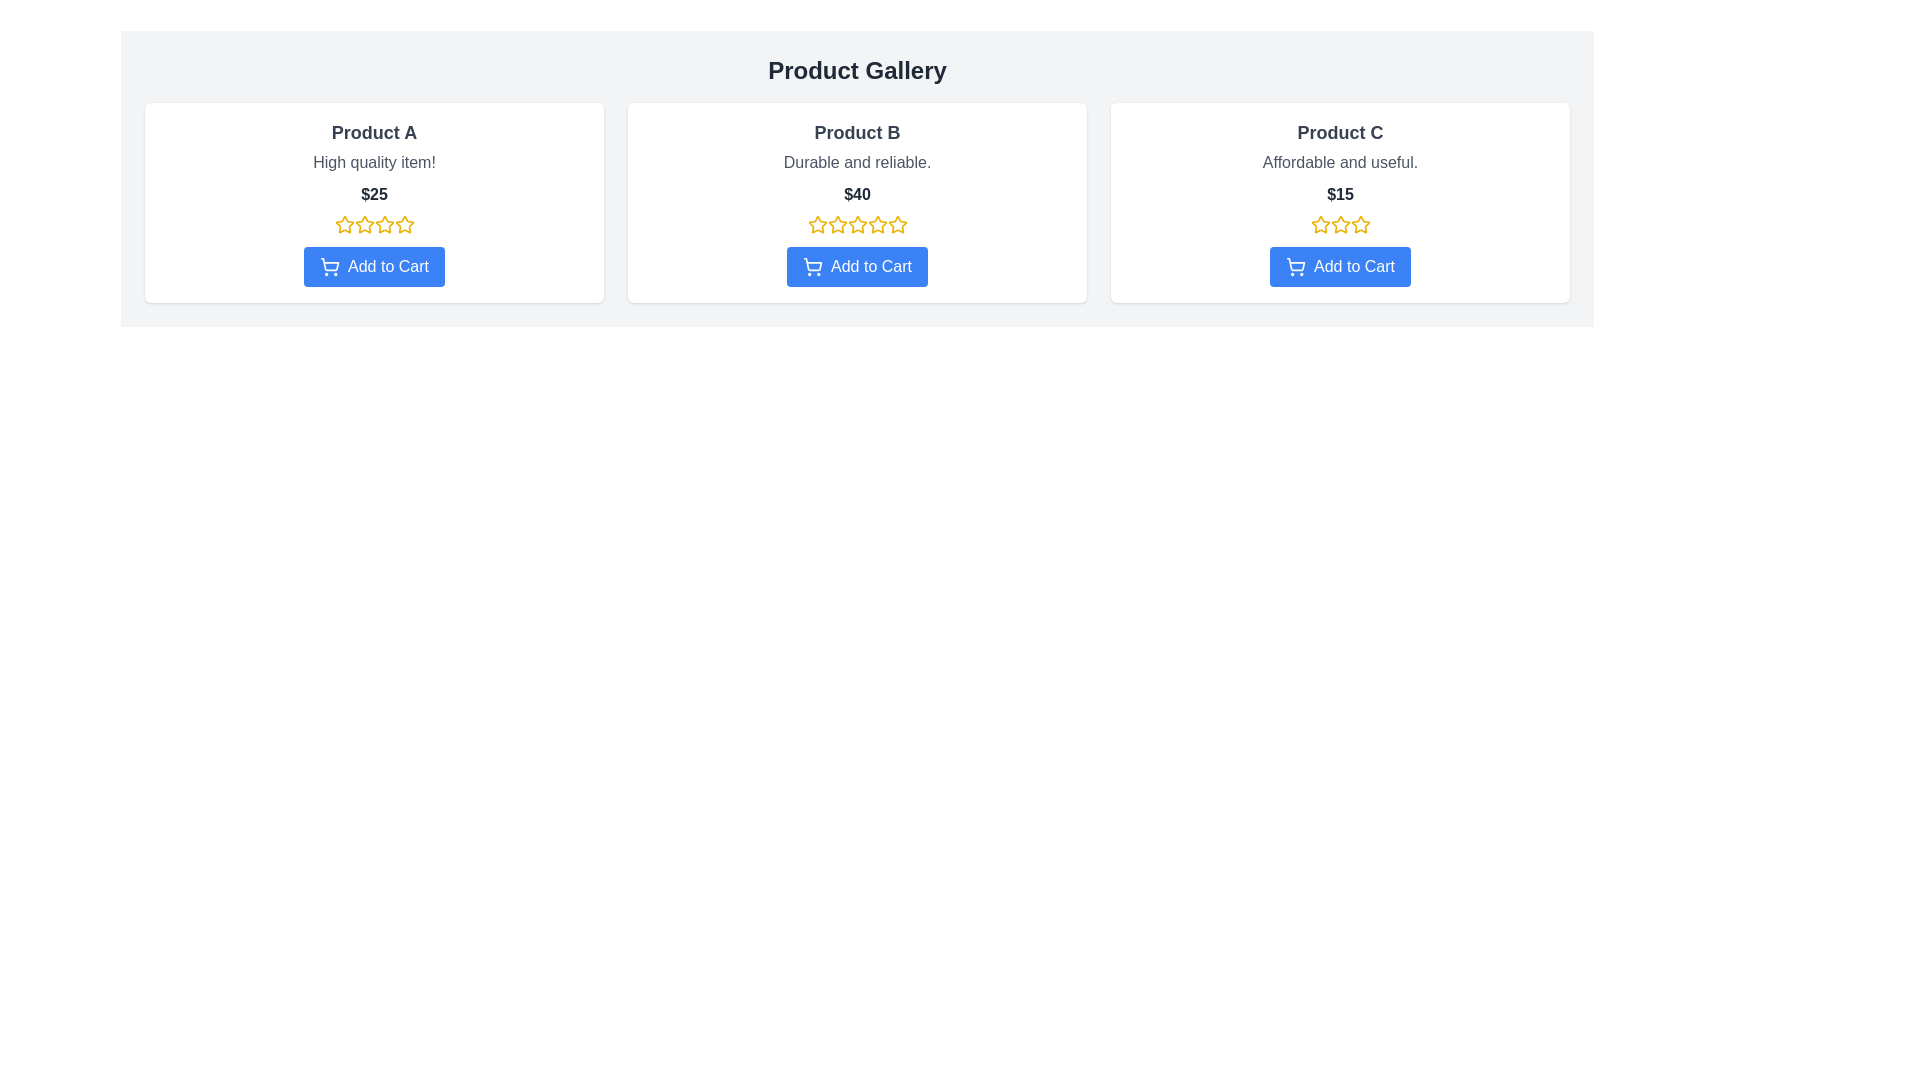  Describe the element at coordinates (1296, 265) in the screenshot. I see `the shopping cart icon located to the left of the 'Add to Cart' button for Product C in the main content area` at that location.